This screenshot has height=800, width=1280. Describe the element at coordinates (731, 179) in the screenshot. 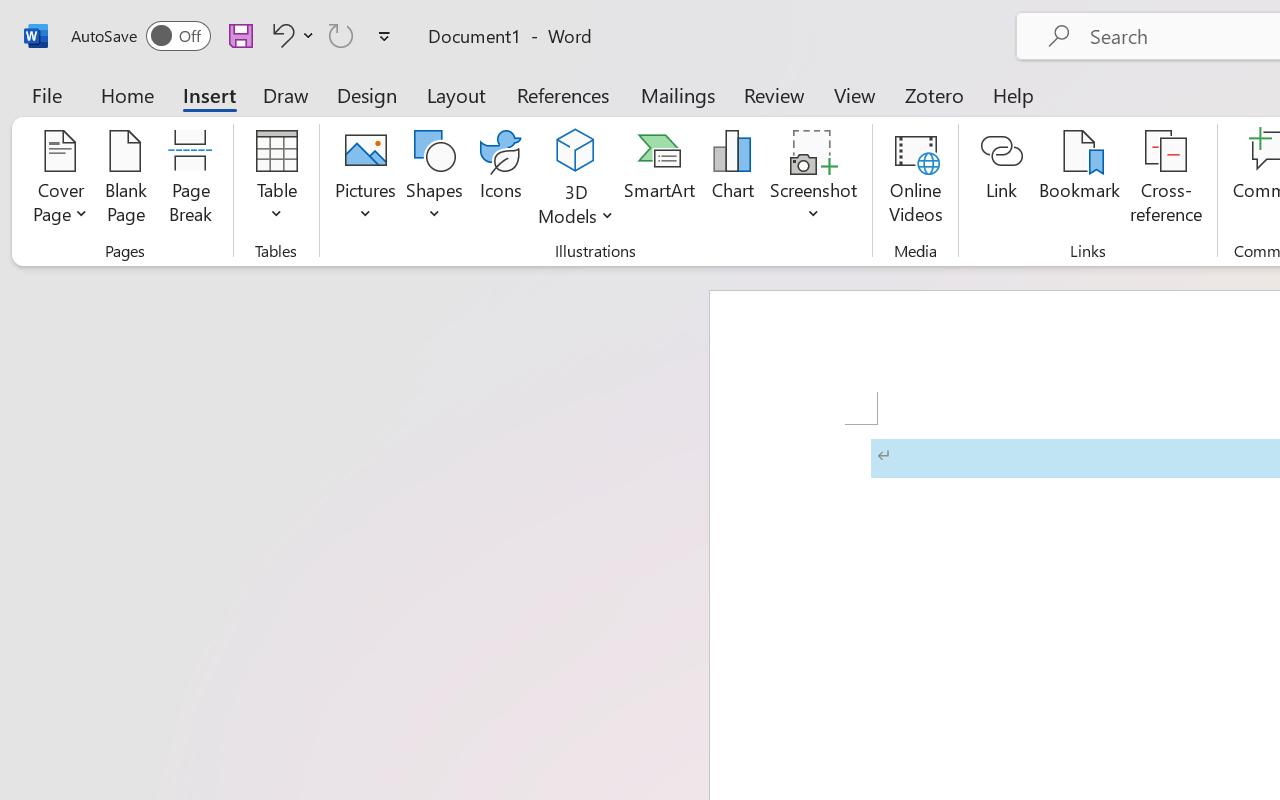

I see `'Chart...'` at that location.